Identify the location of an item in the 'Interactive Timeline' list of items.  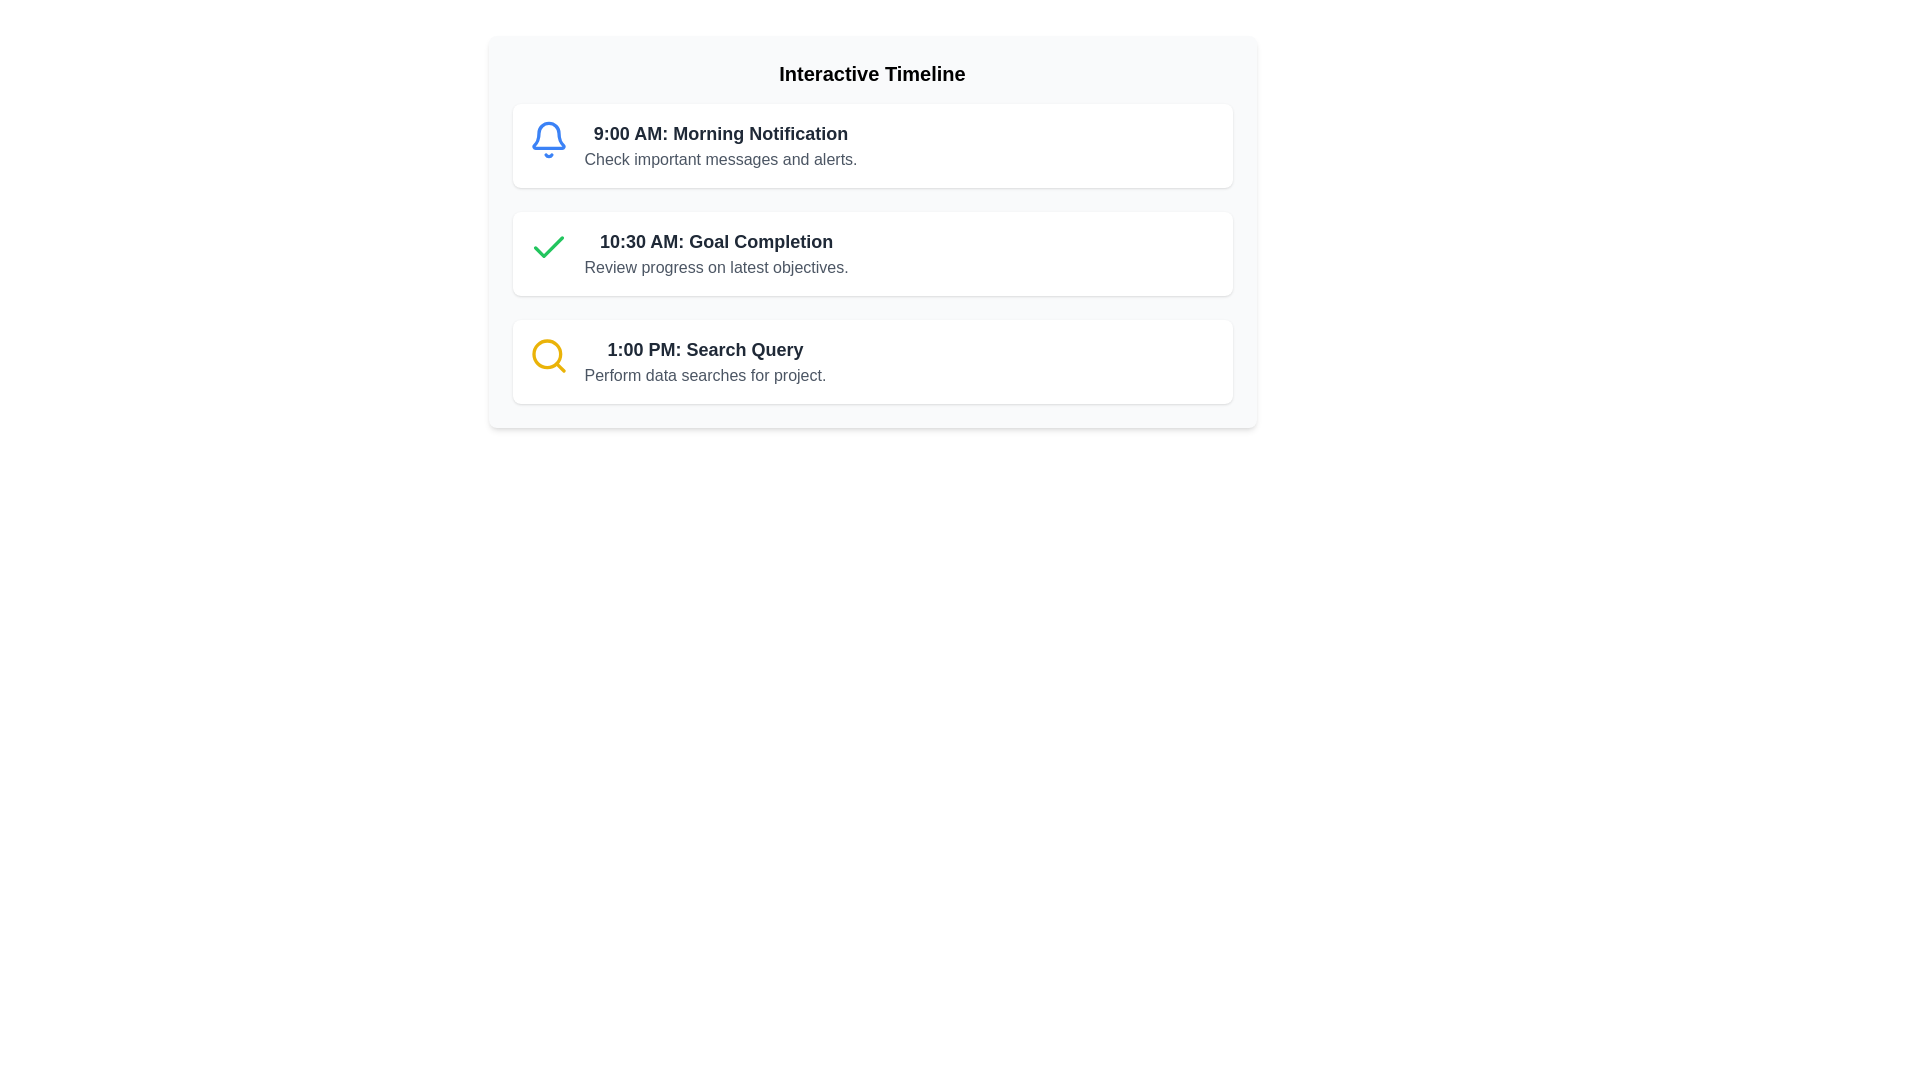
(872, 253).